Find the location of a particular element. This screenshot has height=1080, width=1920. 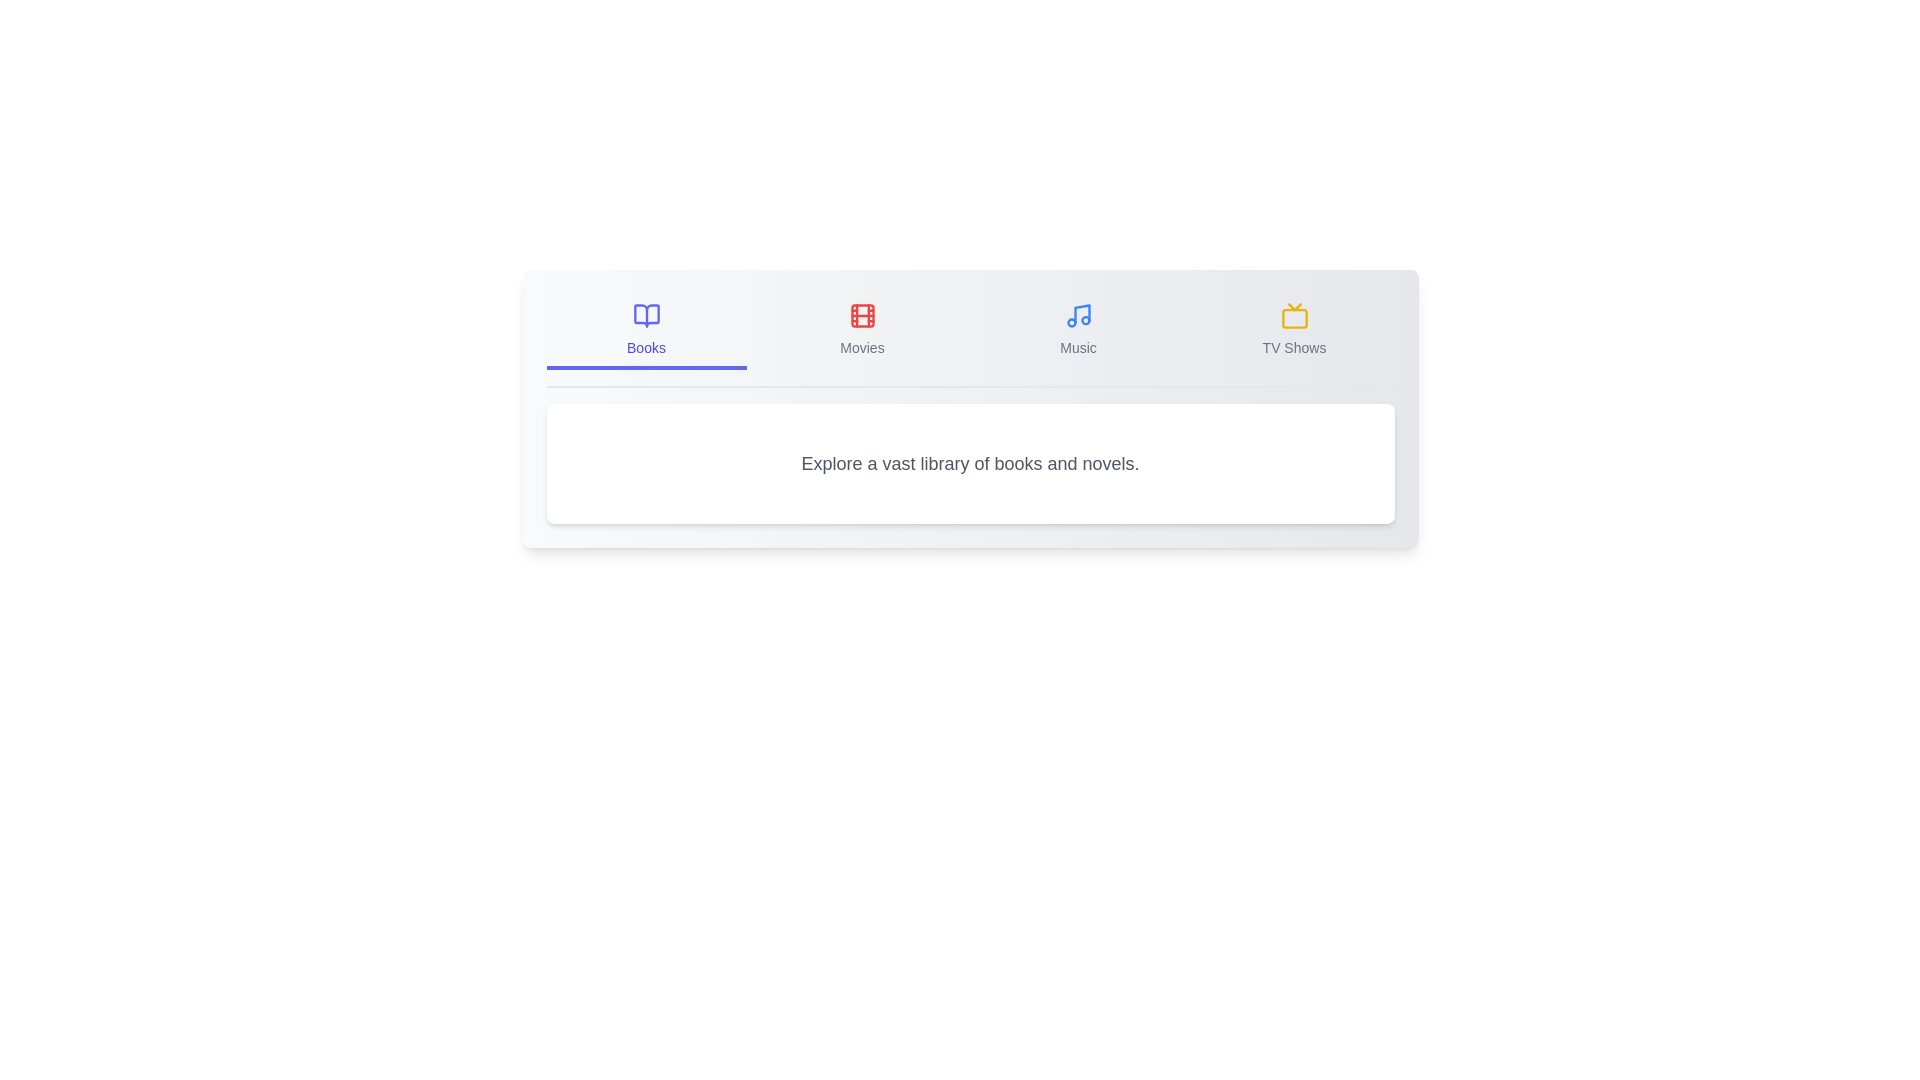

the tab corresponding to Movies to view its content is located at coordinates (862, 330).